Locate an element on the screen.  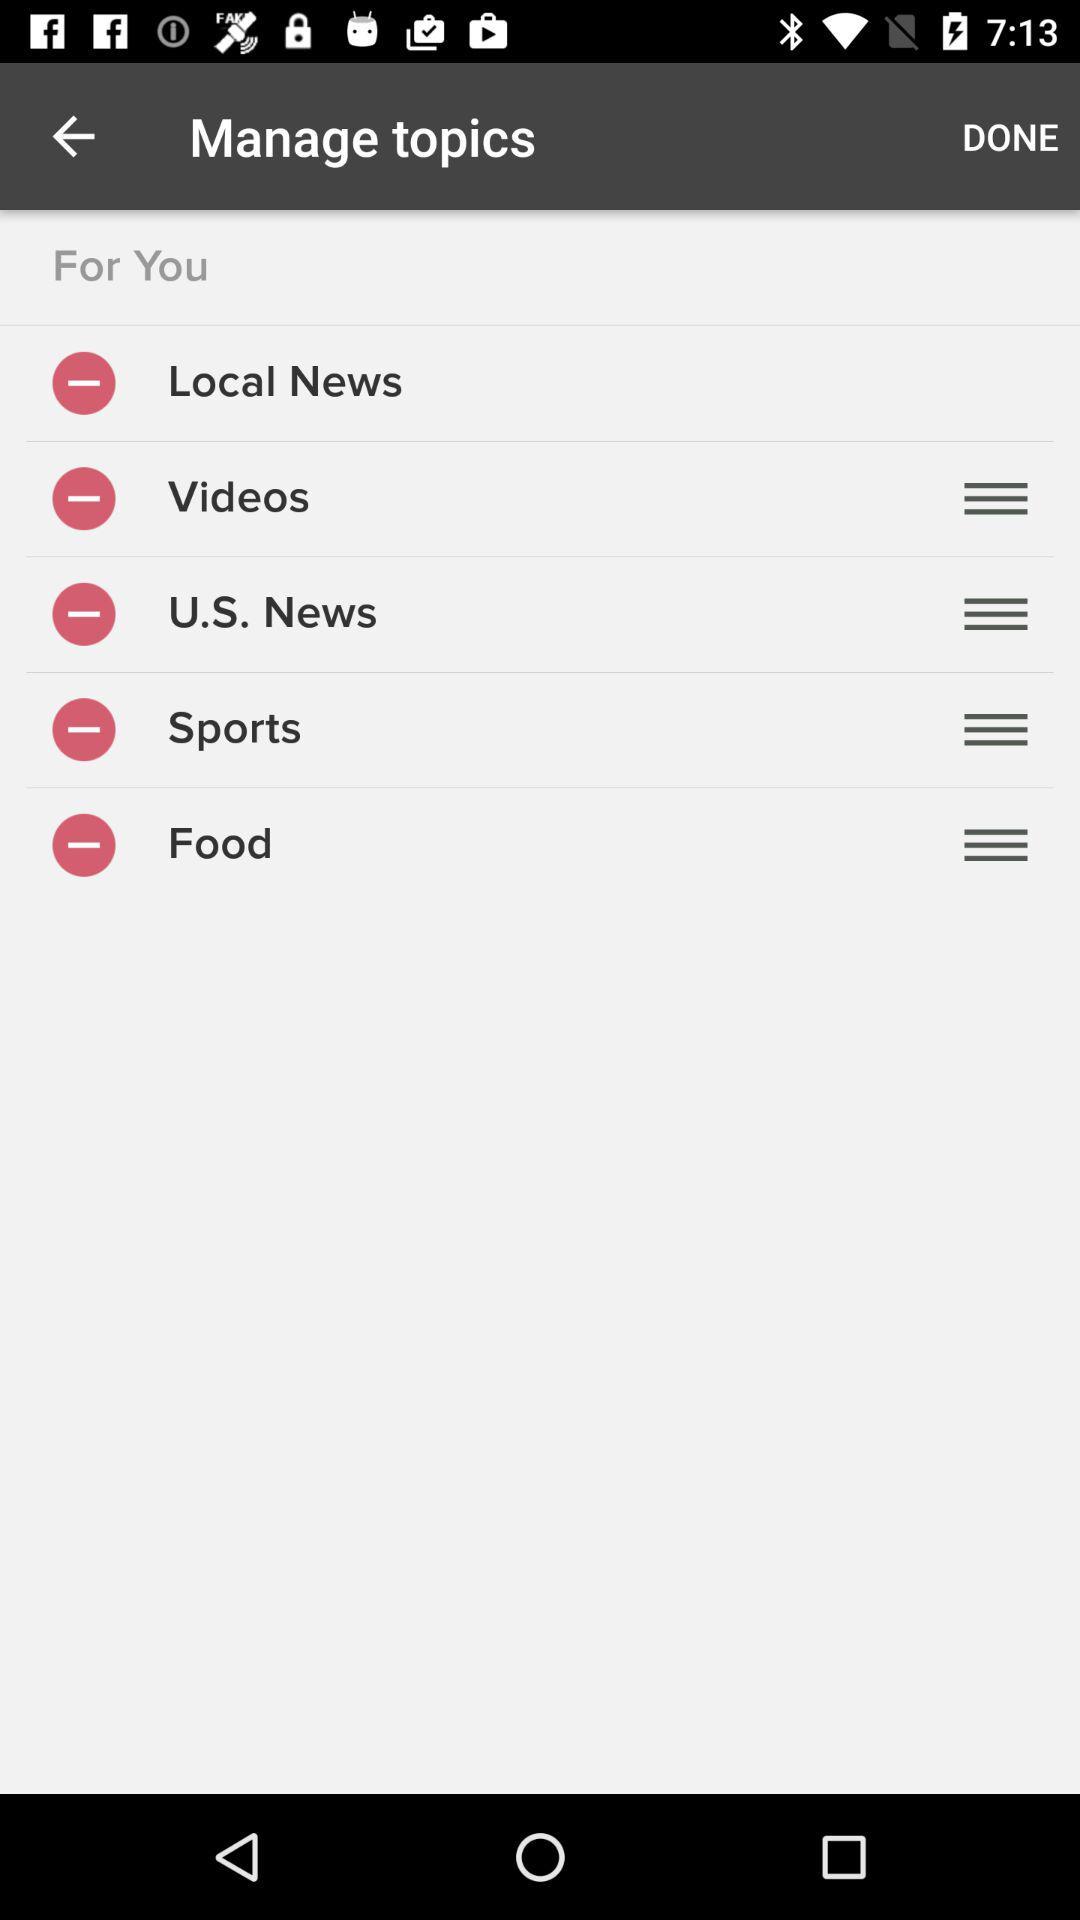
the icon to the left of manage topics is located at coordinates (72, 135).